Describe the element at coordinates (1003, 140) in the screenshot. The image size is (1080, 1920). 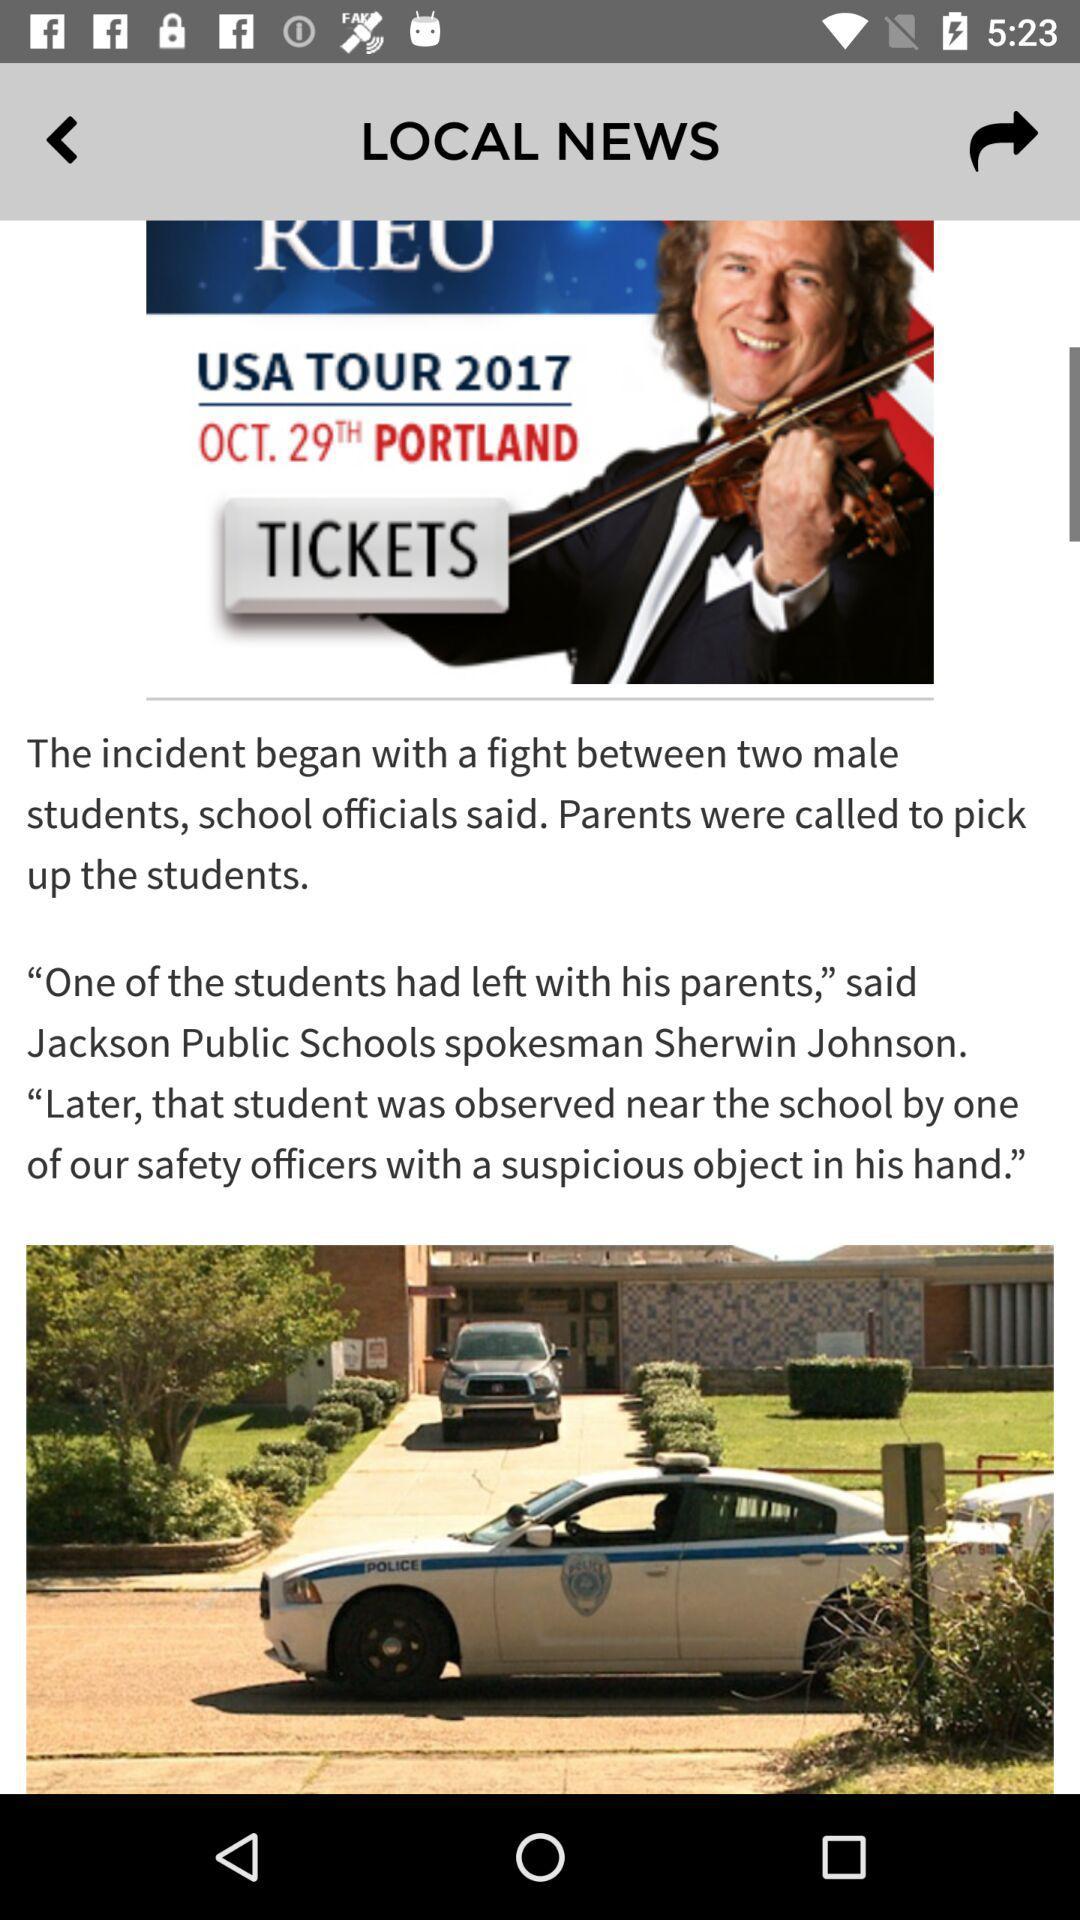
I see `the redo icon` at that location.